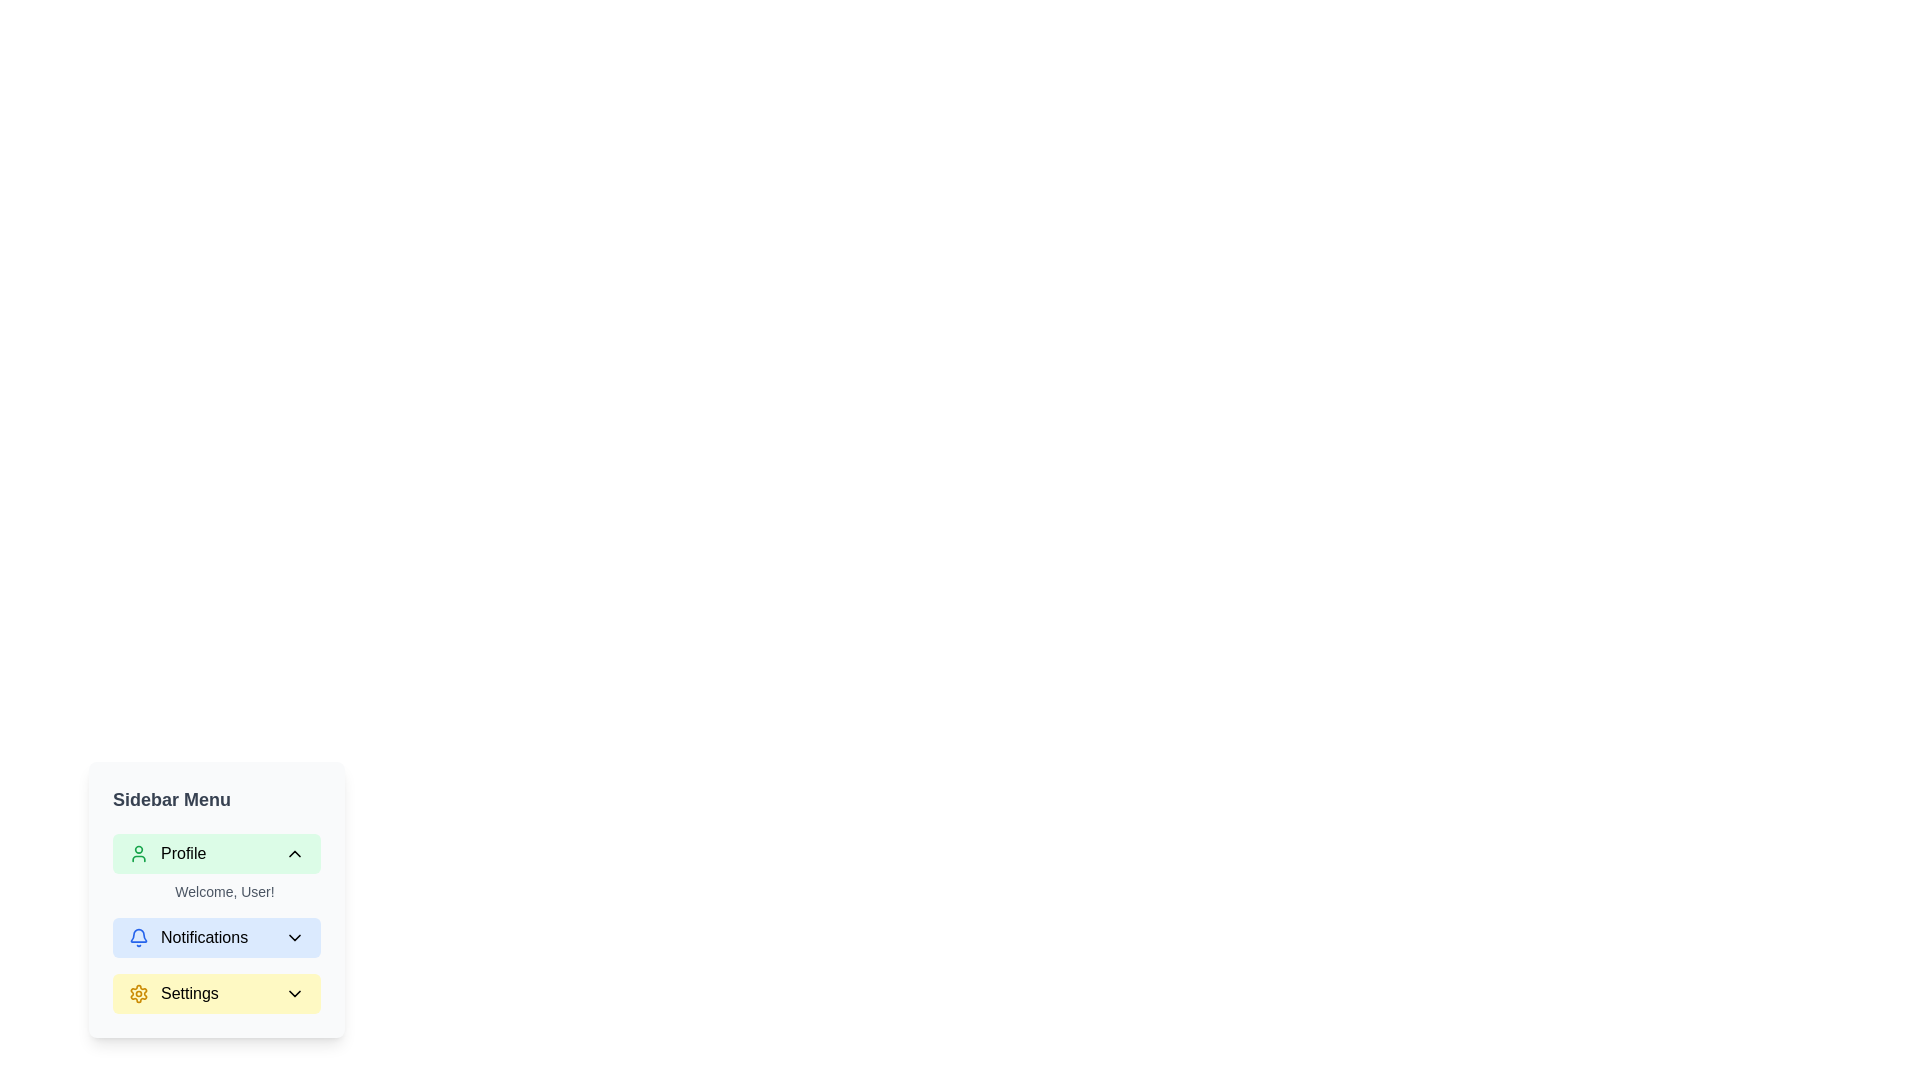 The image size is (1920, 1080). What do you see at coordinates (138, 853) in the screenshot?
I see `the green user icon vector graphic, which is a person's silhouette located to the left of the 'Profile' text in the sidebar menu` at bounding box center [138, 853].